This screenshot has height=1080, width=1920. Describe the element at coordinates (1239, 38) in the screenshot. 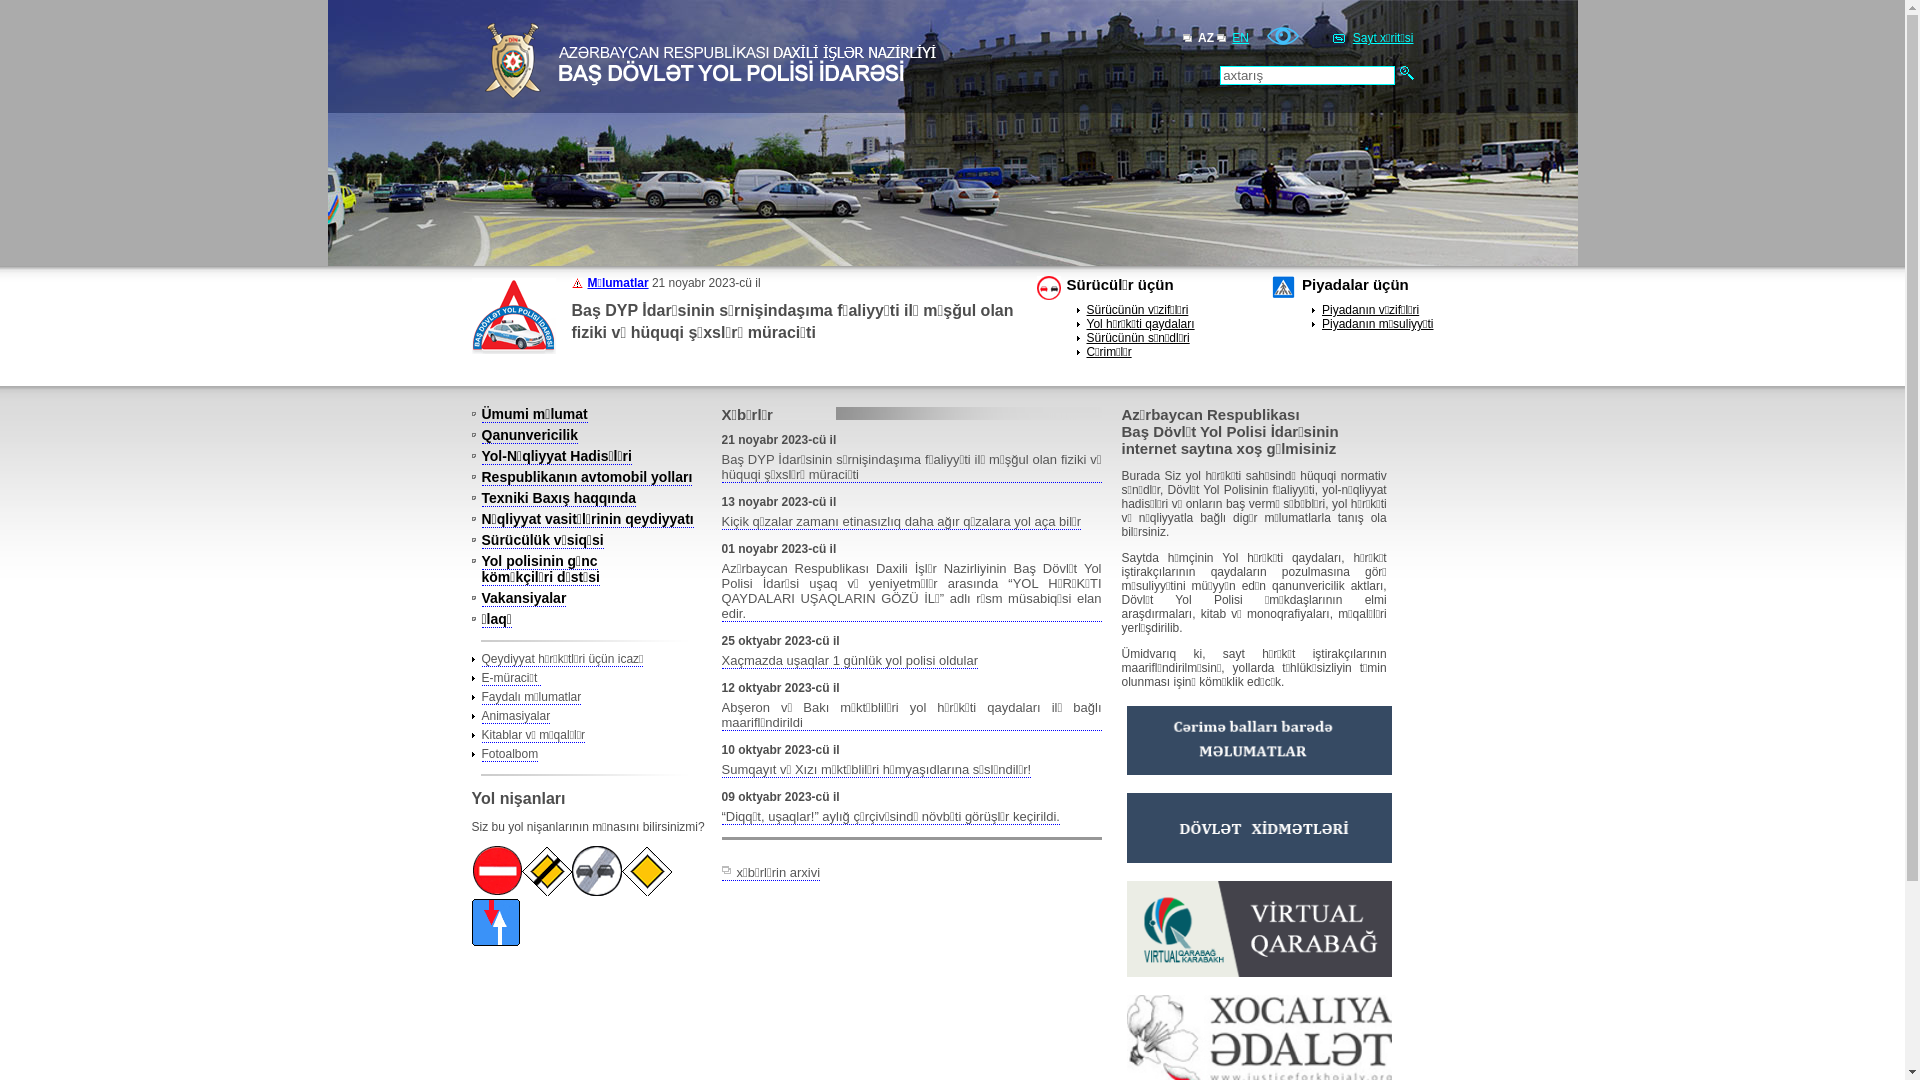

I see `'EN'` at that location.